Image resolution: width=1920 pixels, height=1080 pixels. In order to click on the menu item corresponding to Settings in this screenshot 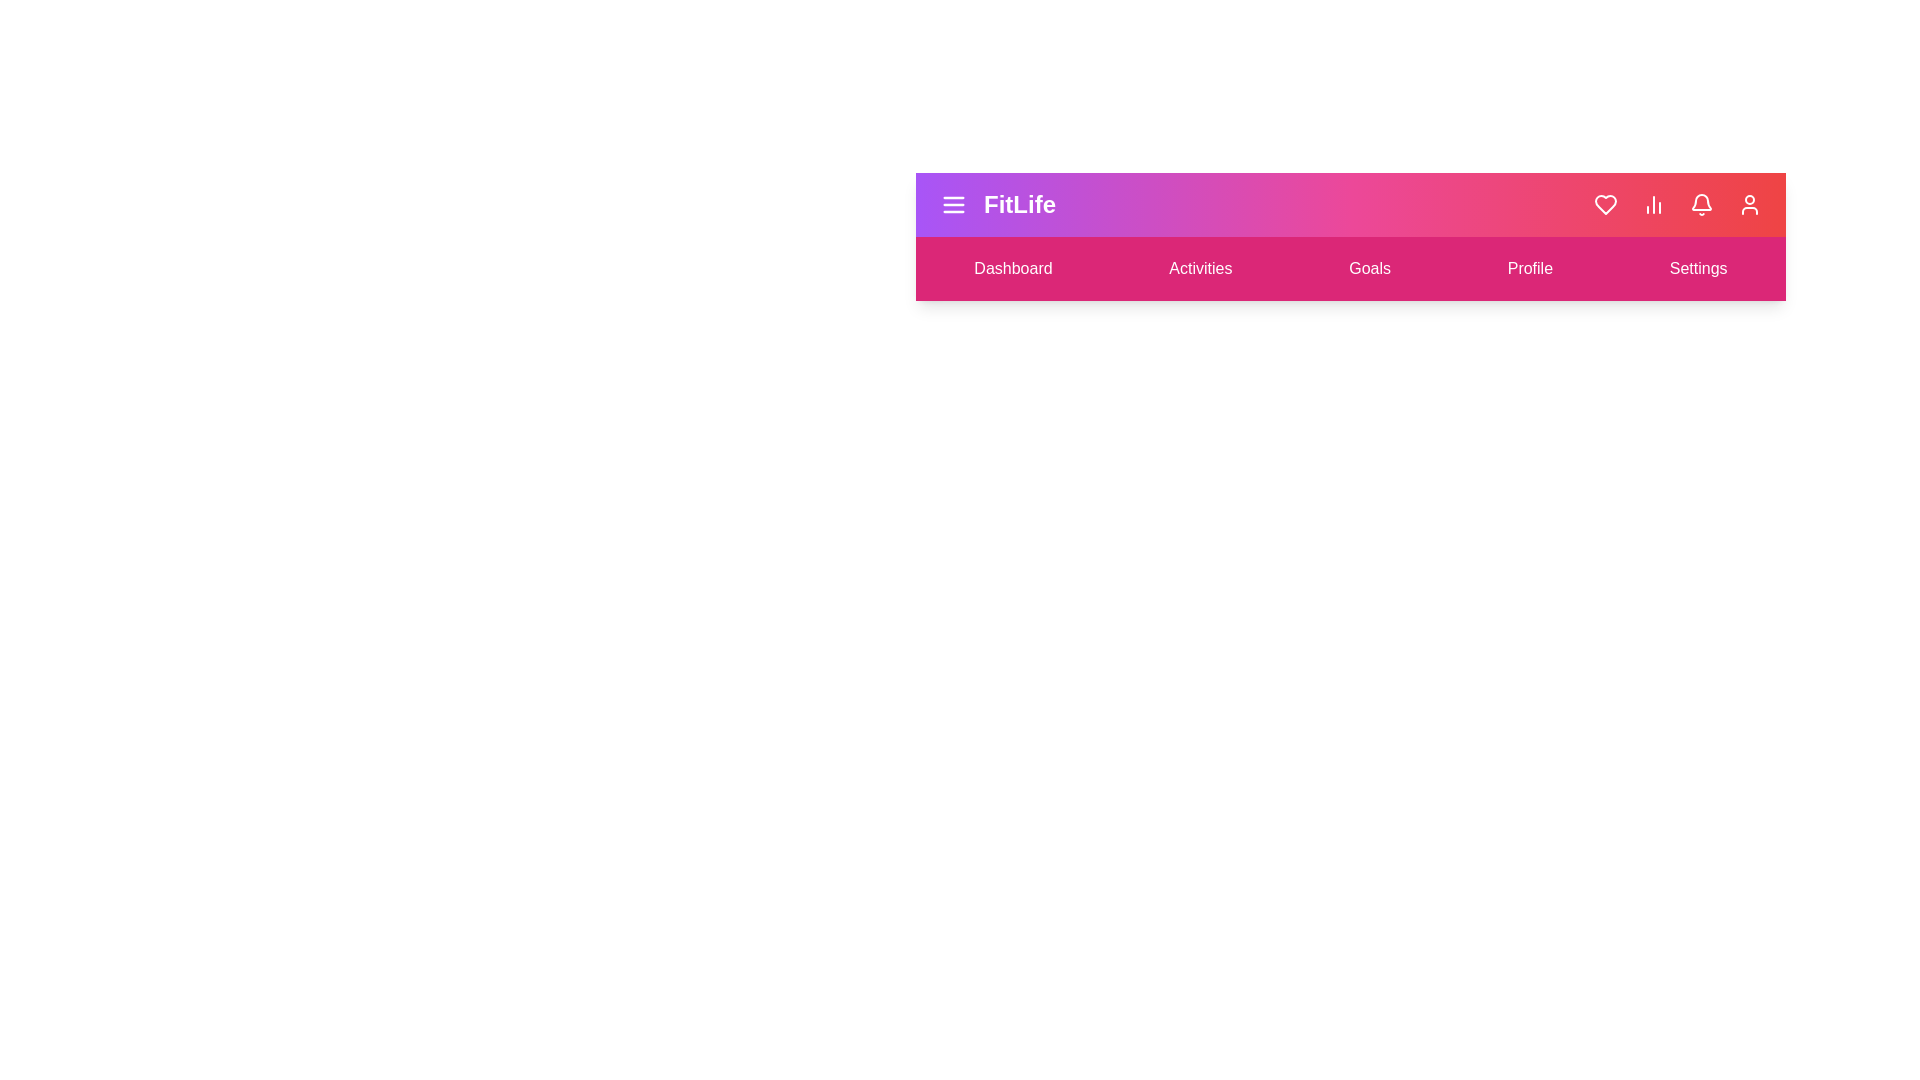, I will do `click(1697, 268)`.